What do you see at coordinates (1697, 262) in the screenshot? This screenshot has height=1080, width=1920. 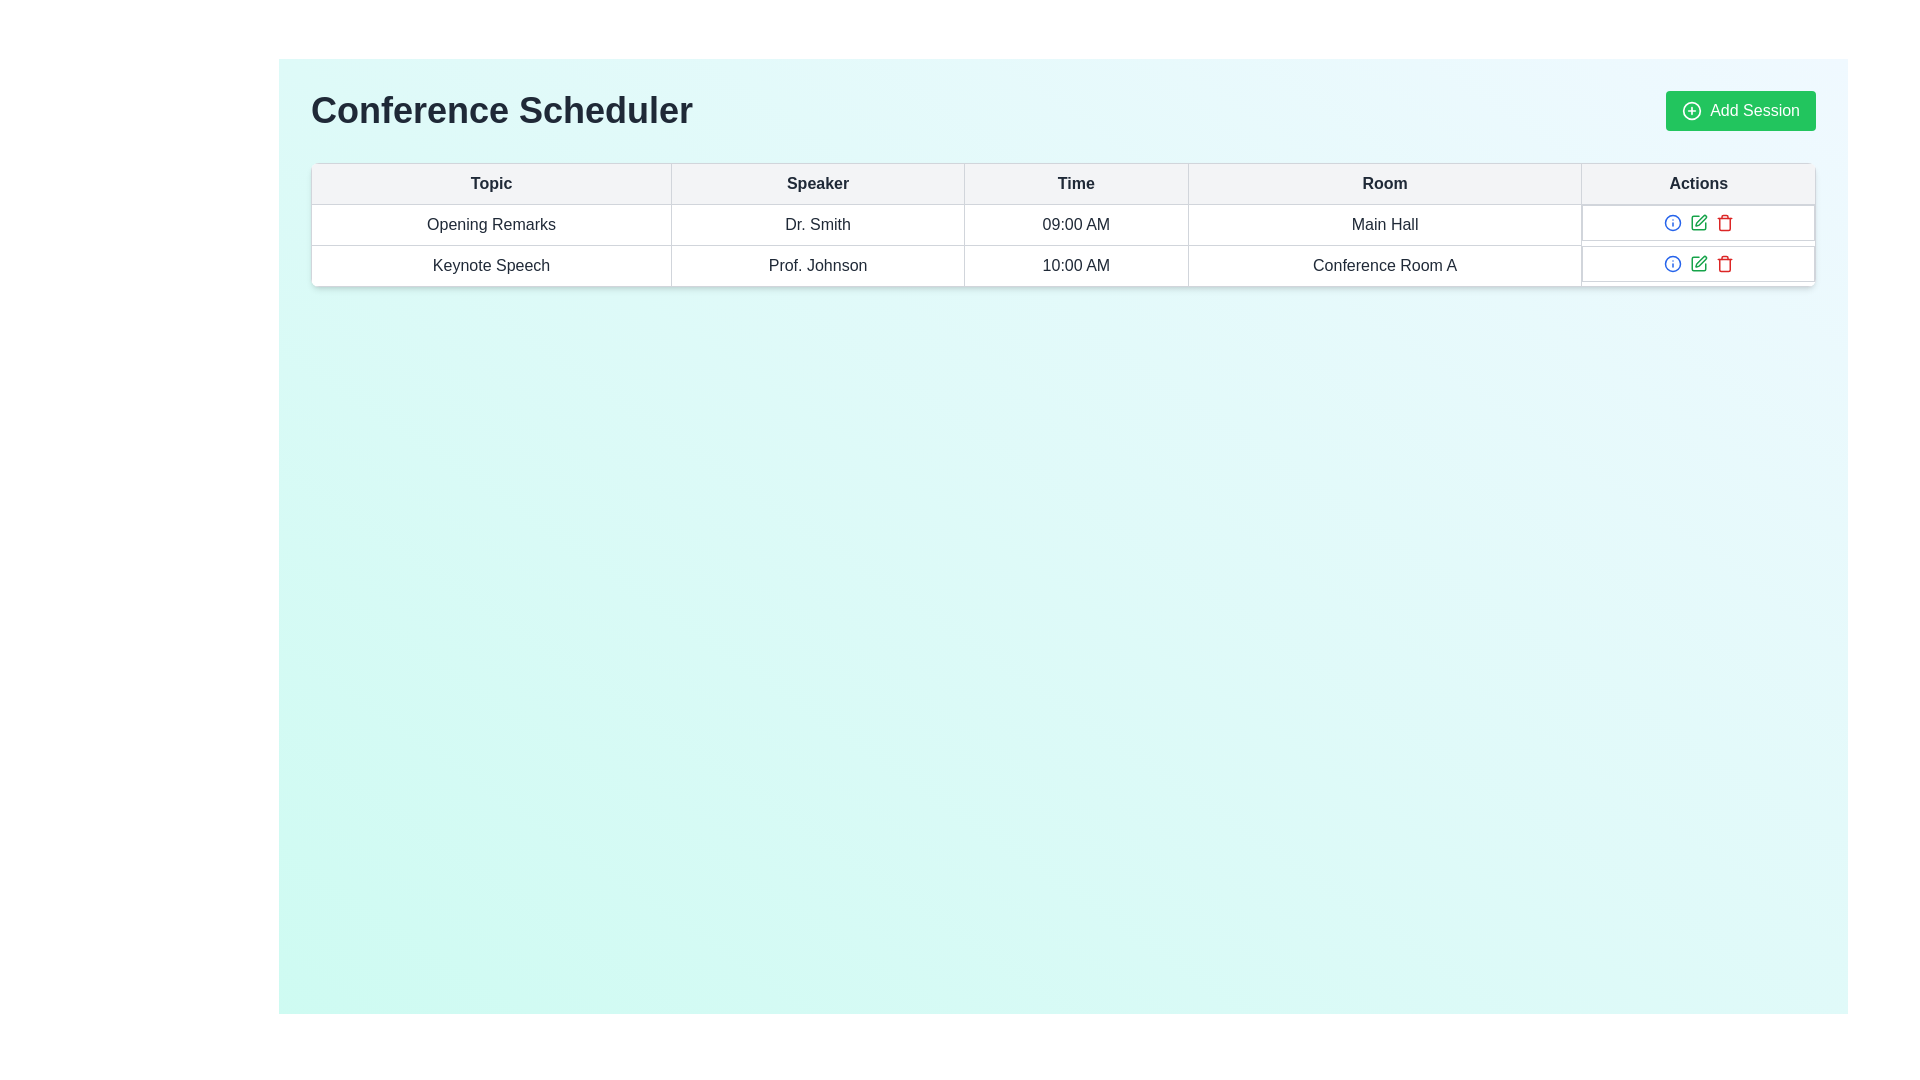 I see `the green icon resembling a pen or pencil in the 'Actions' column of the table for the 'Keynote Speech' entry` at bounding box center [1697, 262].